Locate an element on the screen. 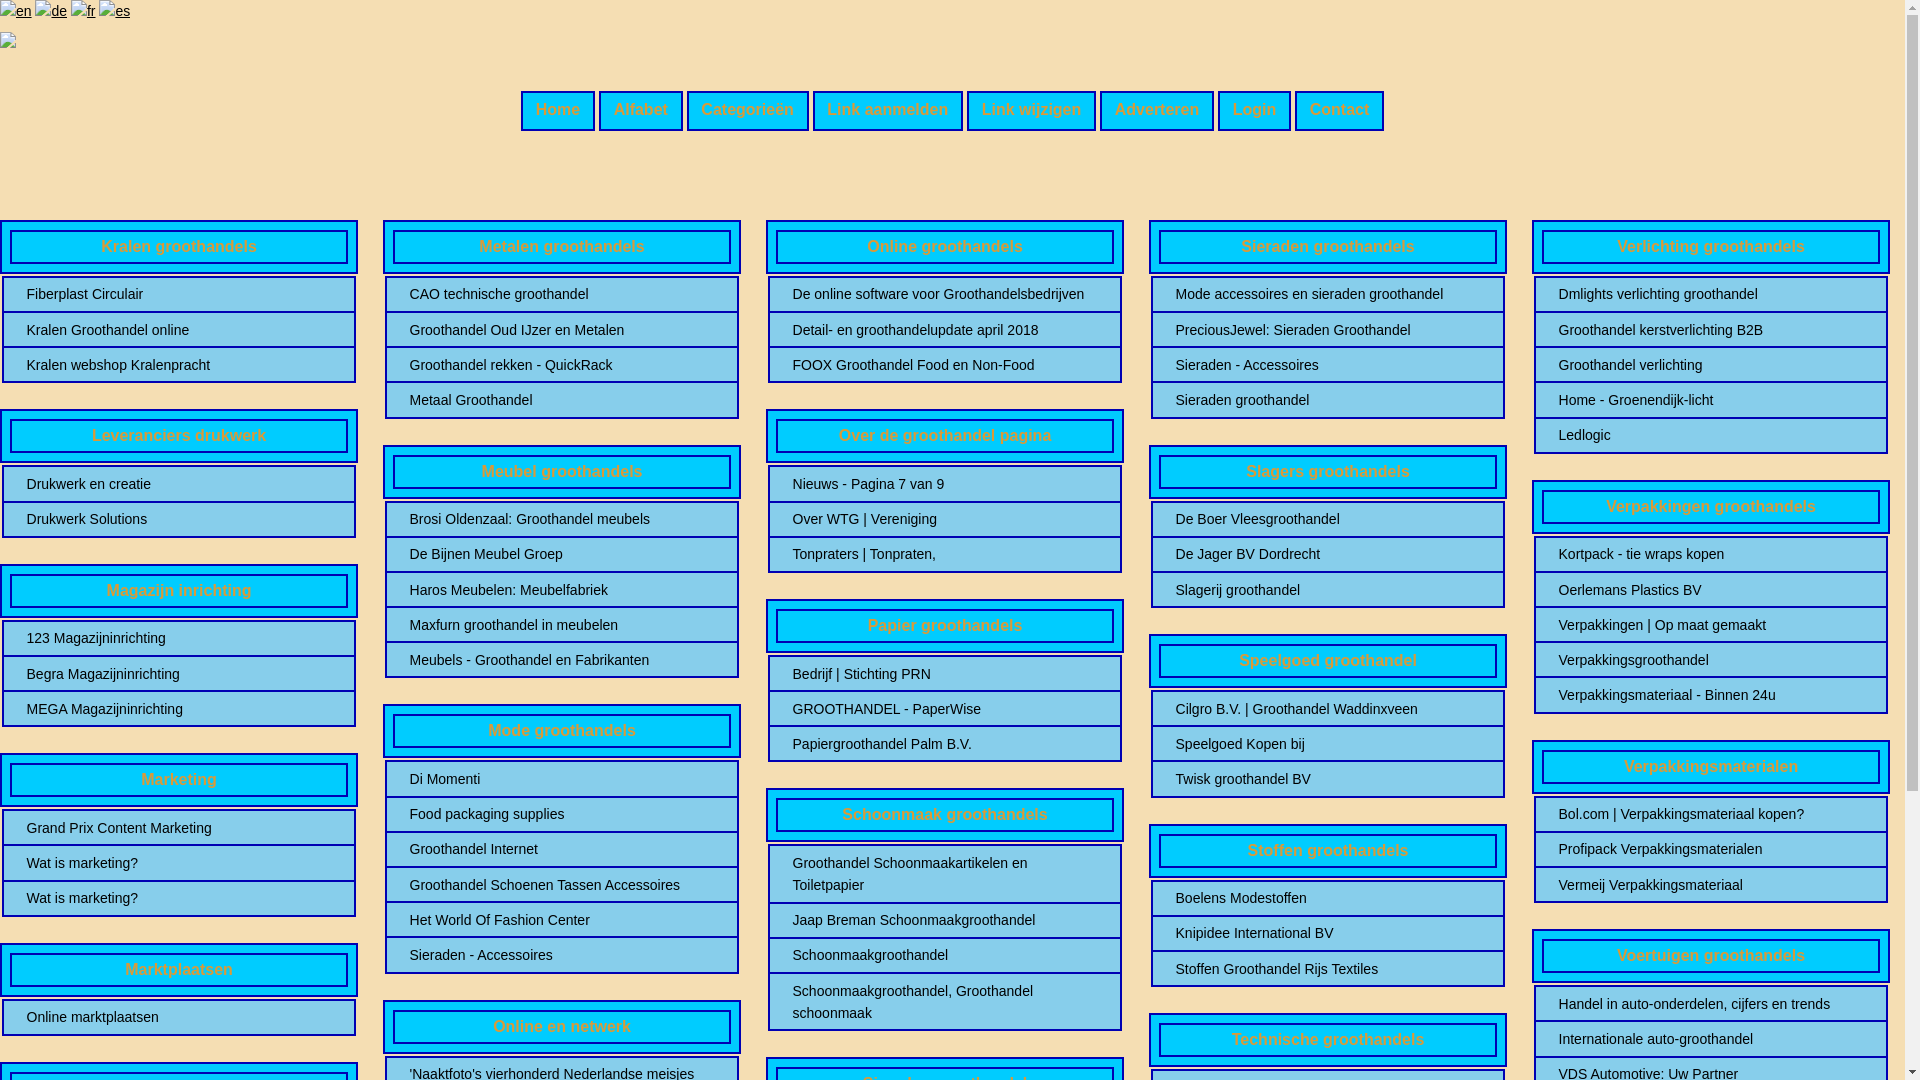  'Haros Meubelen: Meubelfabriek' is located at coordinates (561, 589).